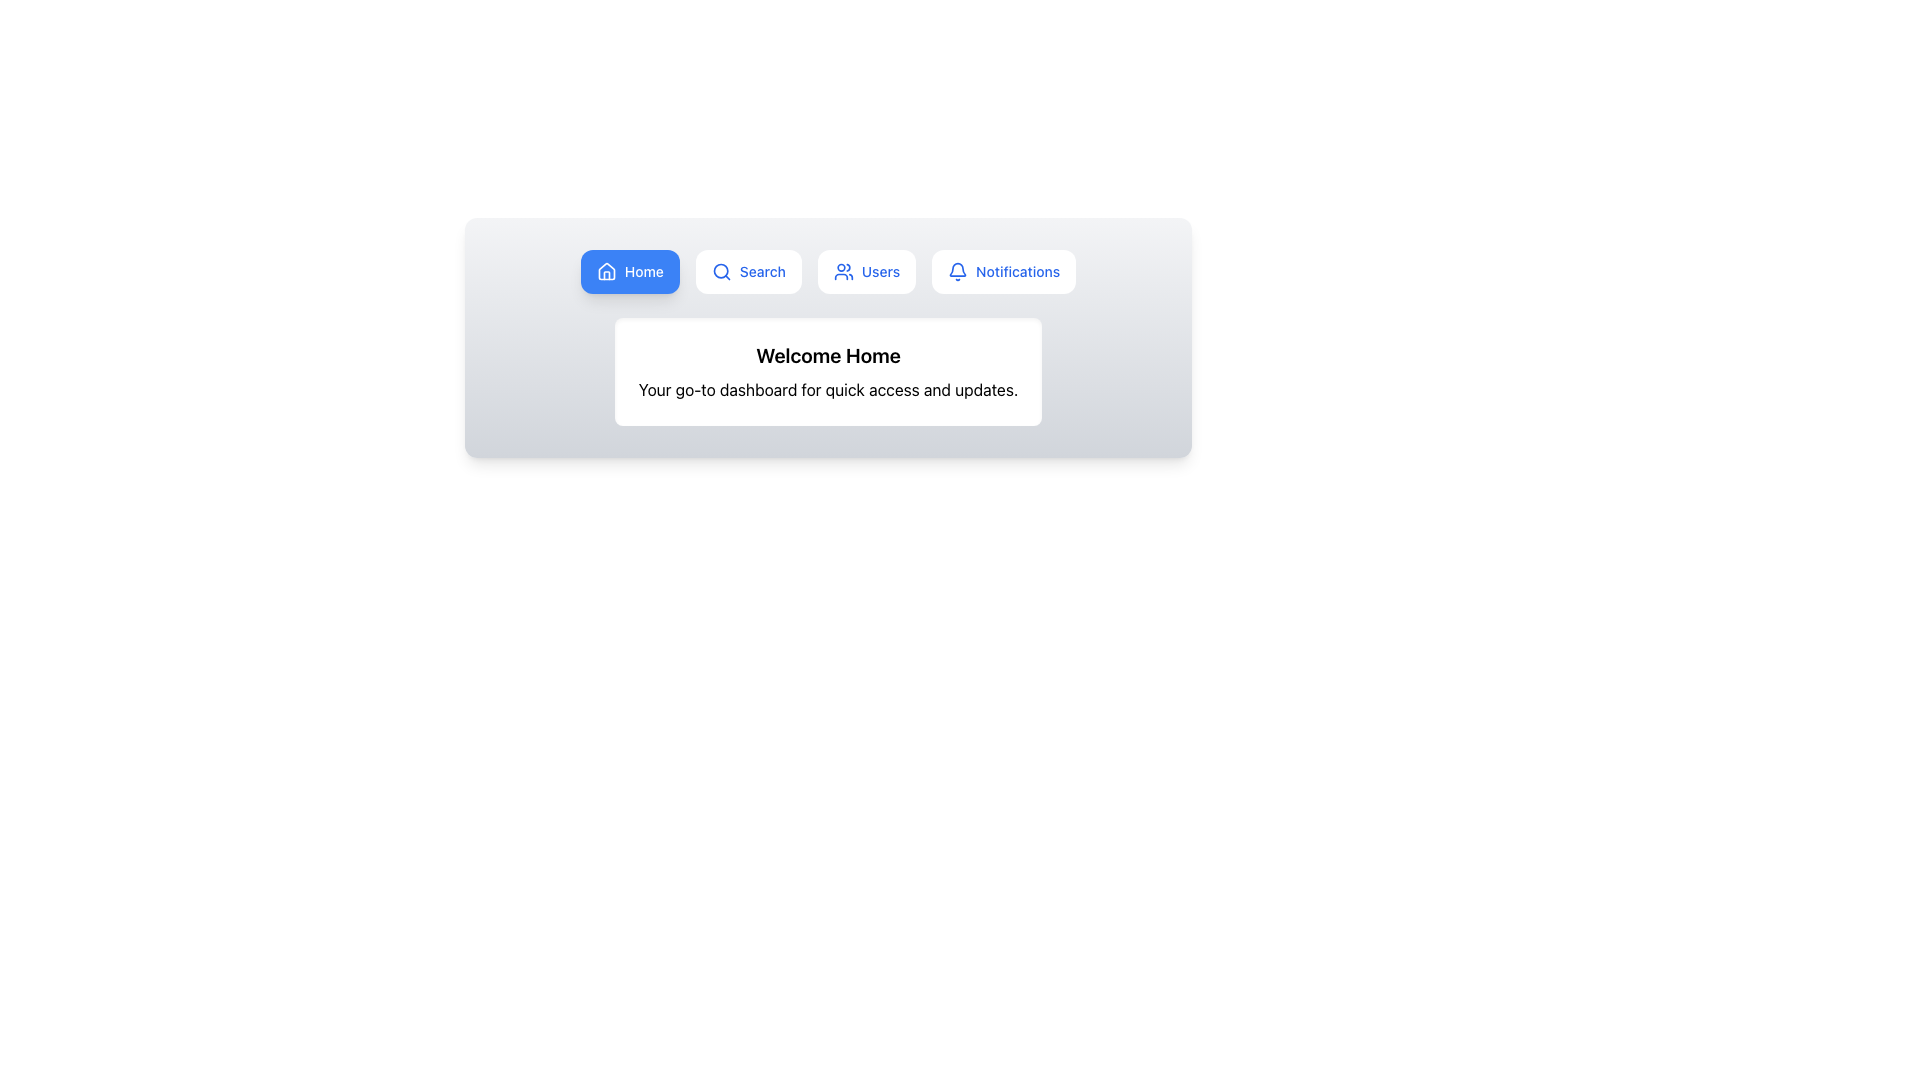 This screenshot has width=1920, height=1080. I want to click on the Notifications button represented by the bell icon, which is the fourth button from the left in the navigation bar, so click(957, 272).